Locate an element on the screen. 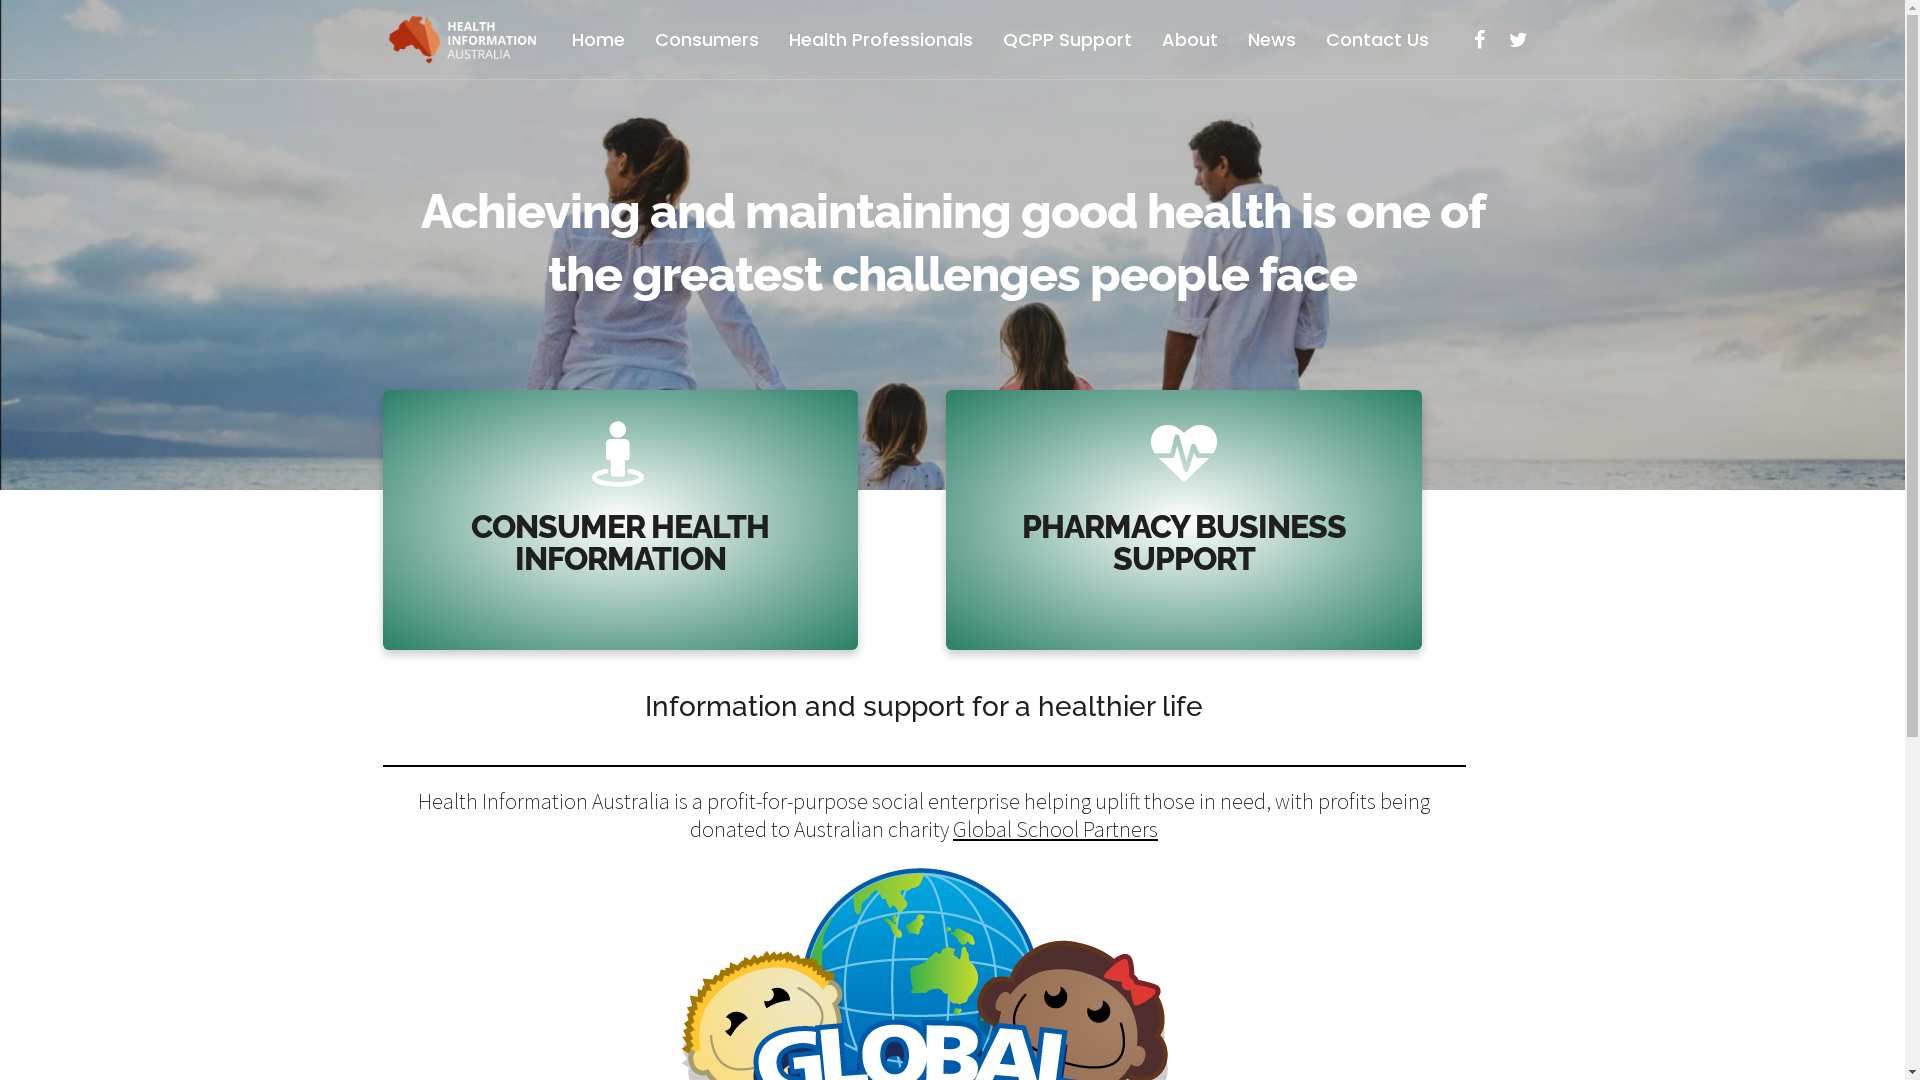 The image size is (1920, 1080). 'CONSUMER HEALTH is located at coordinates (619, 496).